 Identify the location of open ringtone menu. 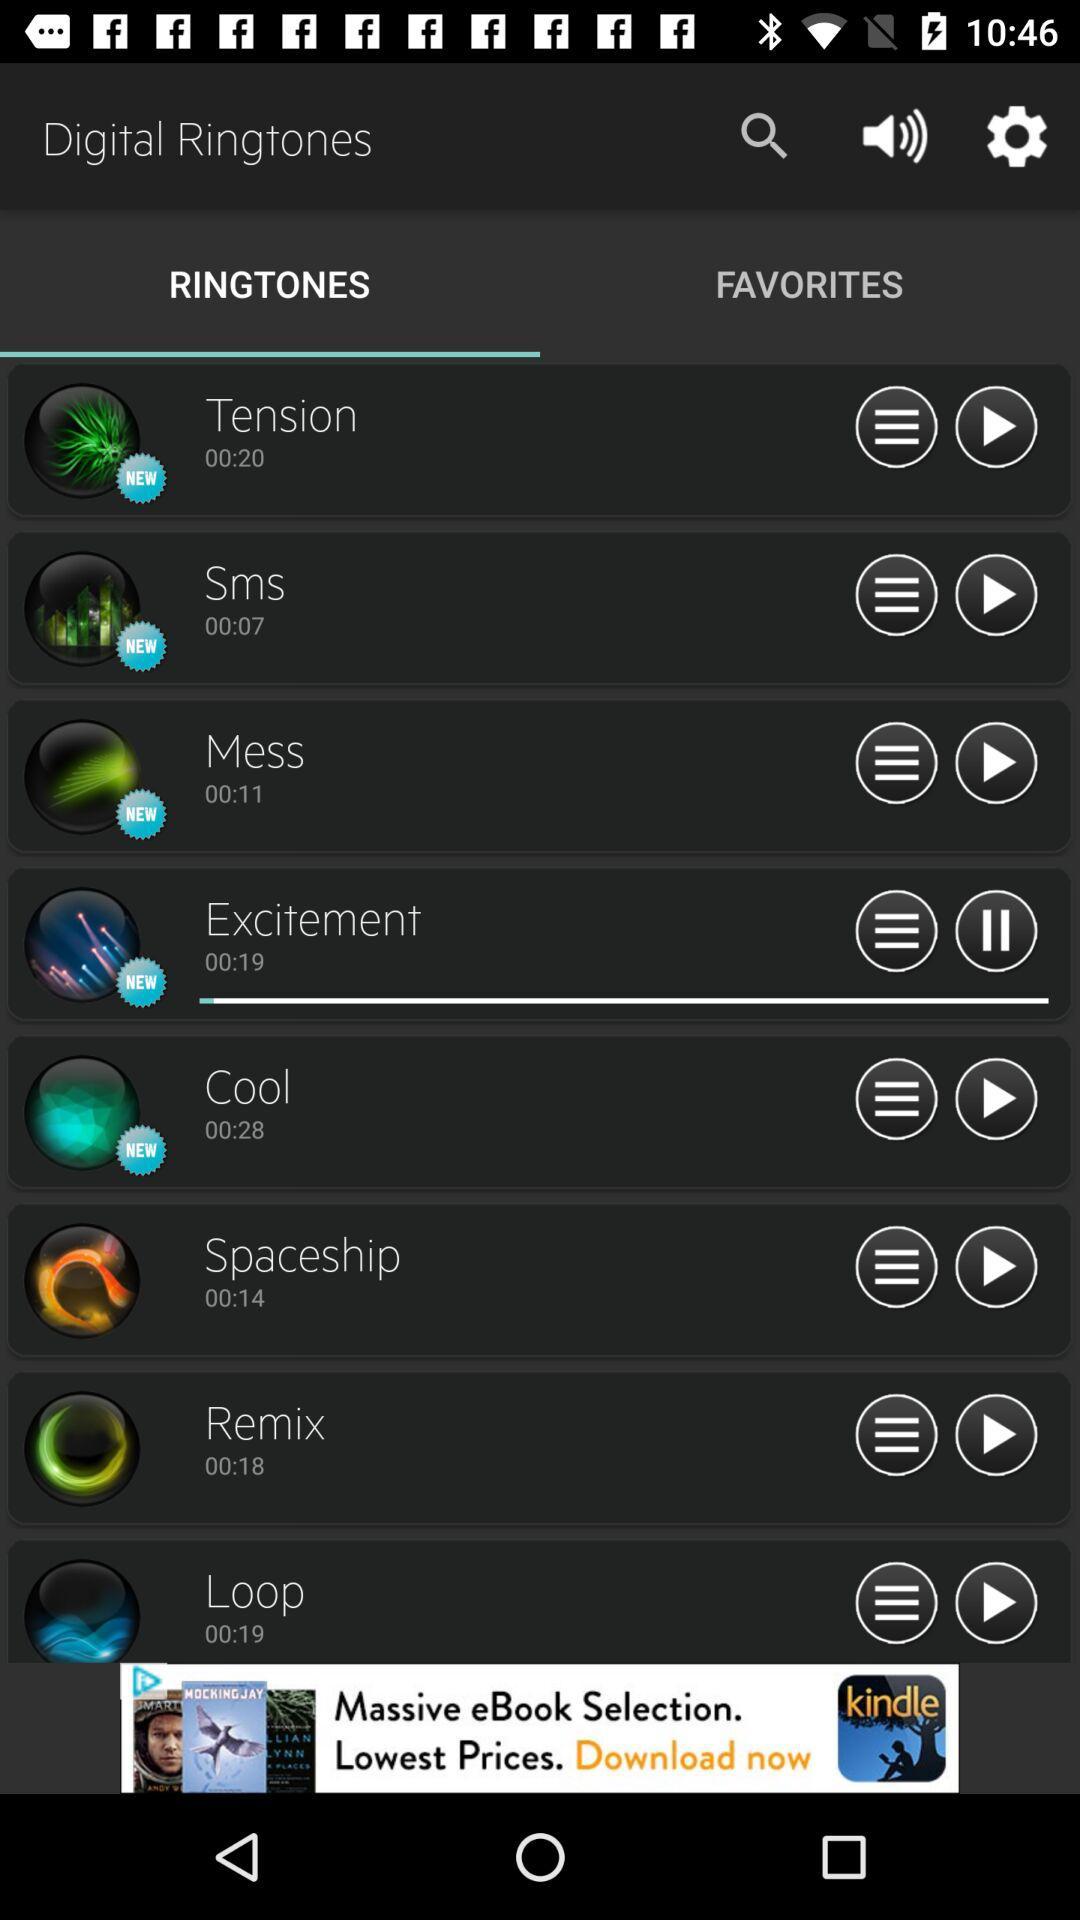
(895, 1435).